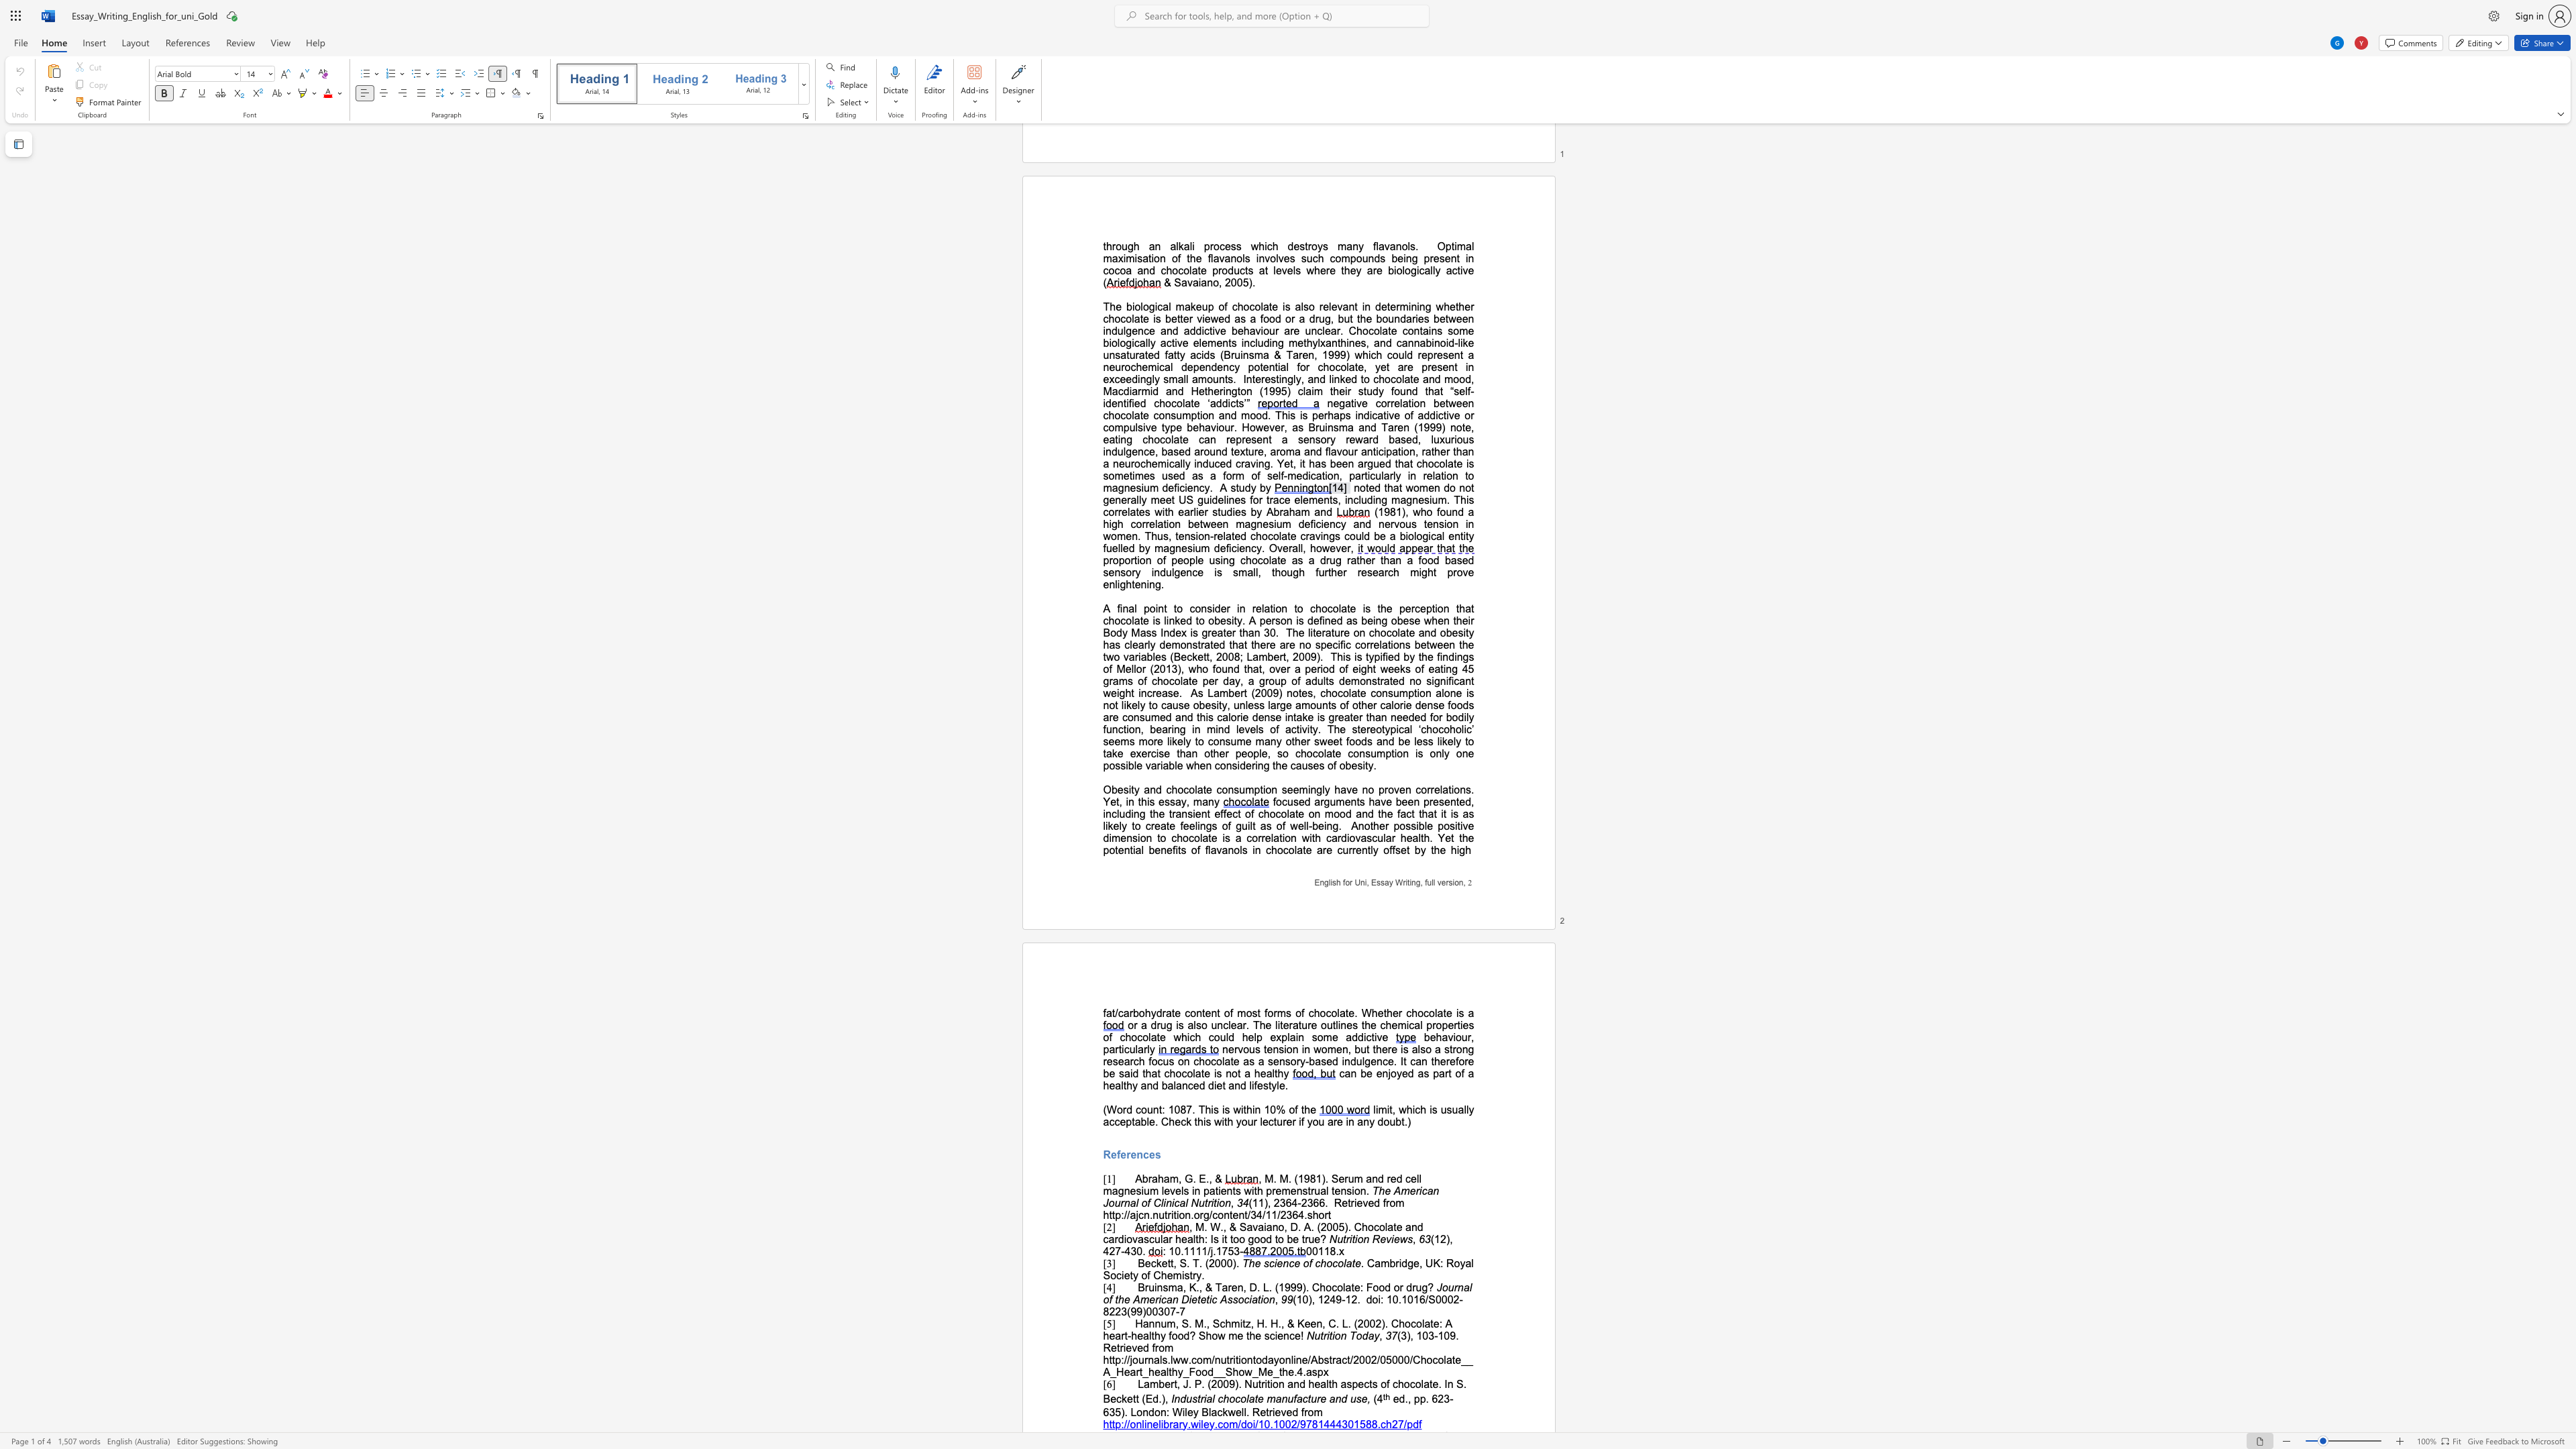 The width and height of the screenshot is (2576, 1449). What do you see at coordinates (1416, 1334) in the screenshot?
I see `the subset text "103-1" within the text "(3), 103-109"` at bounding box center [1416, 1334].